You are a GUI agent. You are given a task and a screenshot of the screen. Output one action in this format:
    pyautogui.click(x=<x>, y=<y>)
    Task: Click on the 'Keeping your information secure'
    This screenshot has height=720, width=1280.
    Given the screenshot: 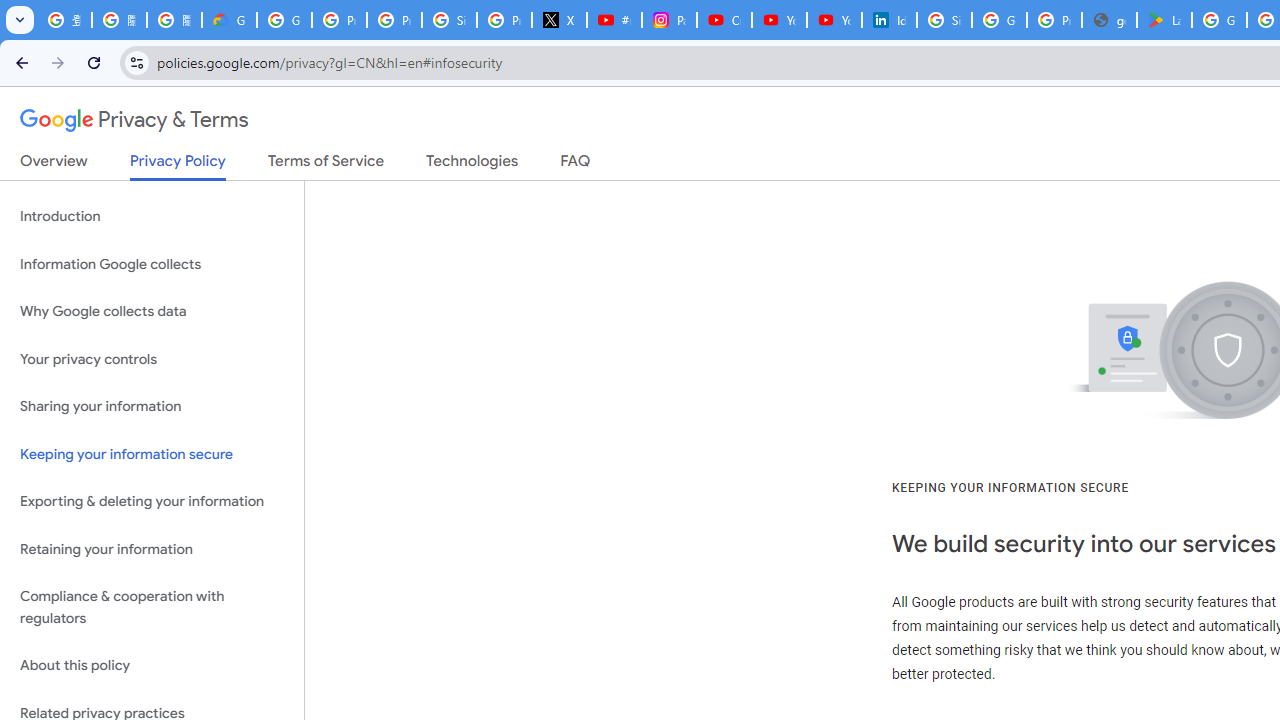 What is the action you would take?
    pyautogui.click(x=151, y=454)
    